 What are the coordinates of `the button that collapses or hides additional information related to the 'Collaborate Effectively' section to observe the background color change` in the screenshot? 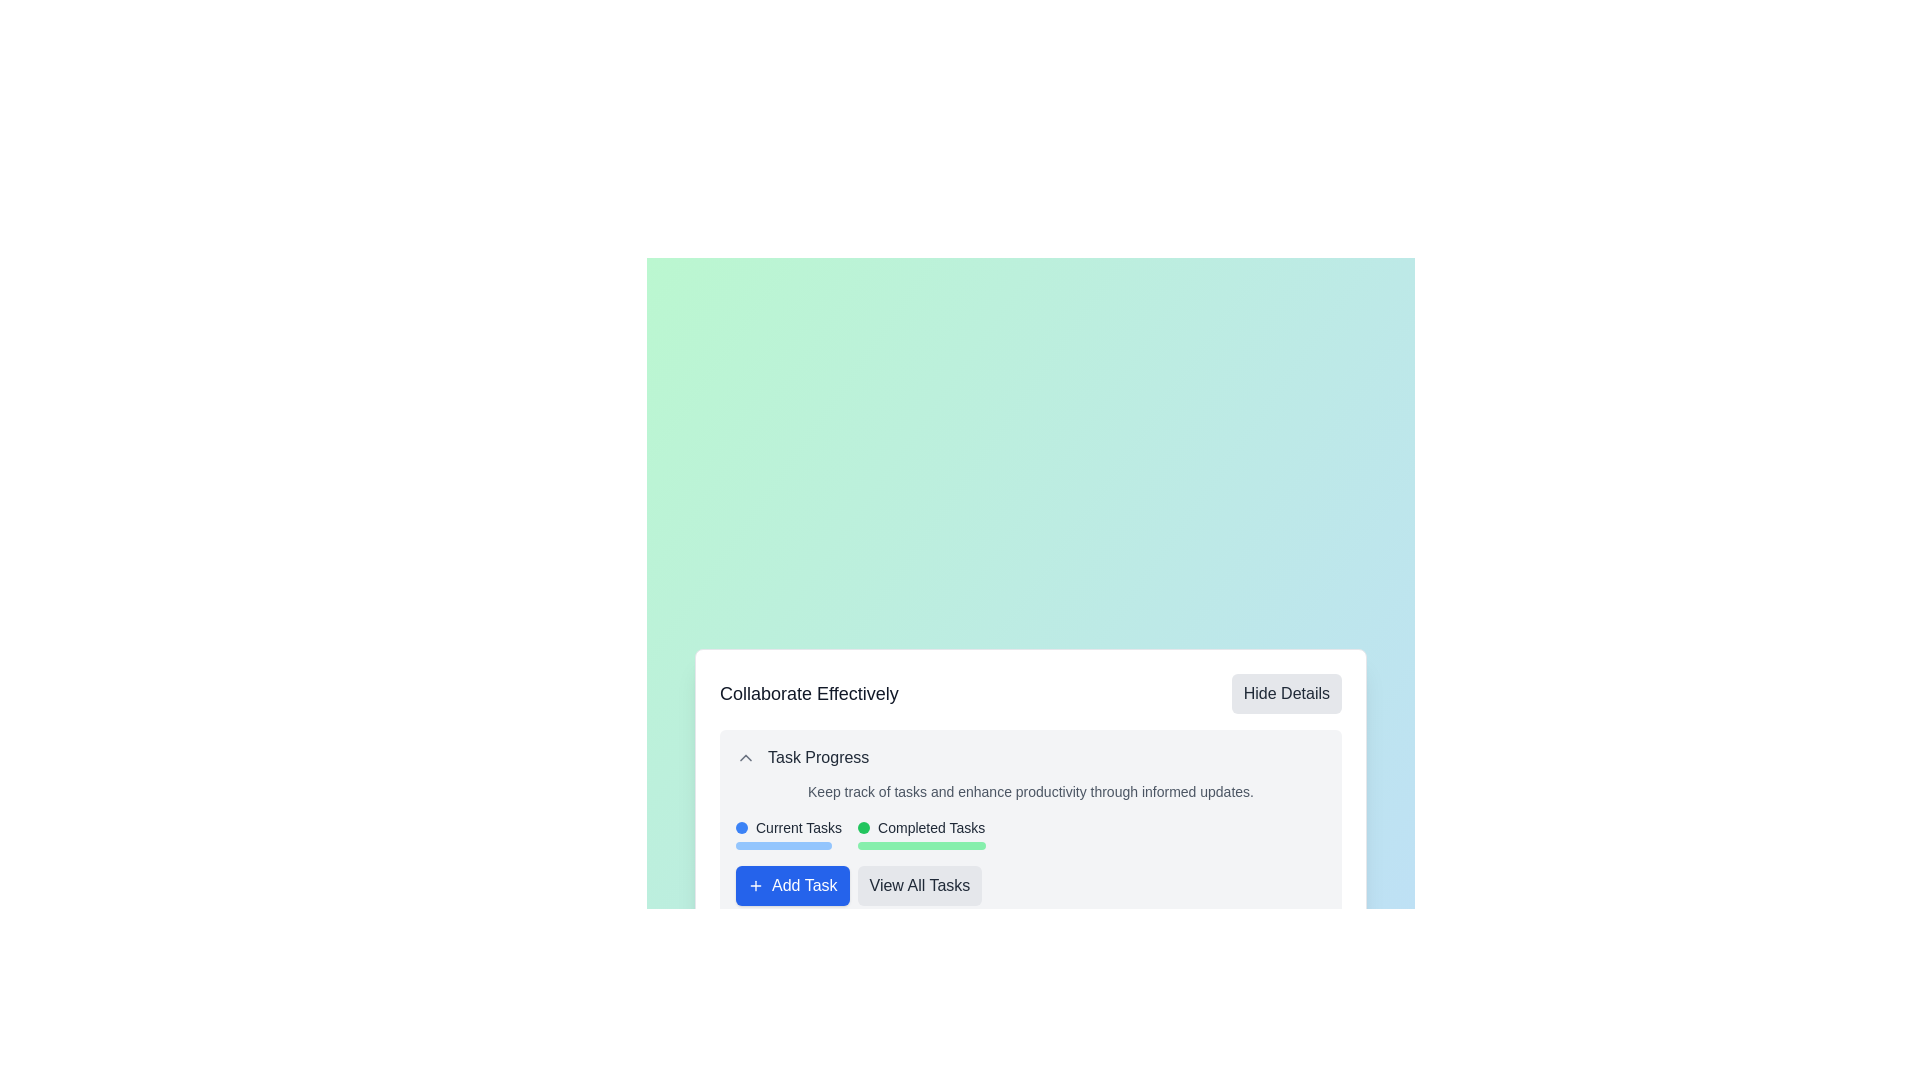 It's located at (1286, 693).